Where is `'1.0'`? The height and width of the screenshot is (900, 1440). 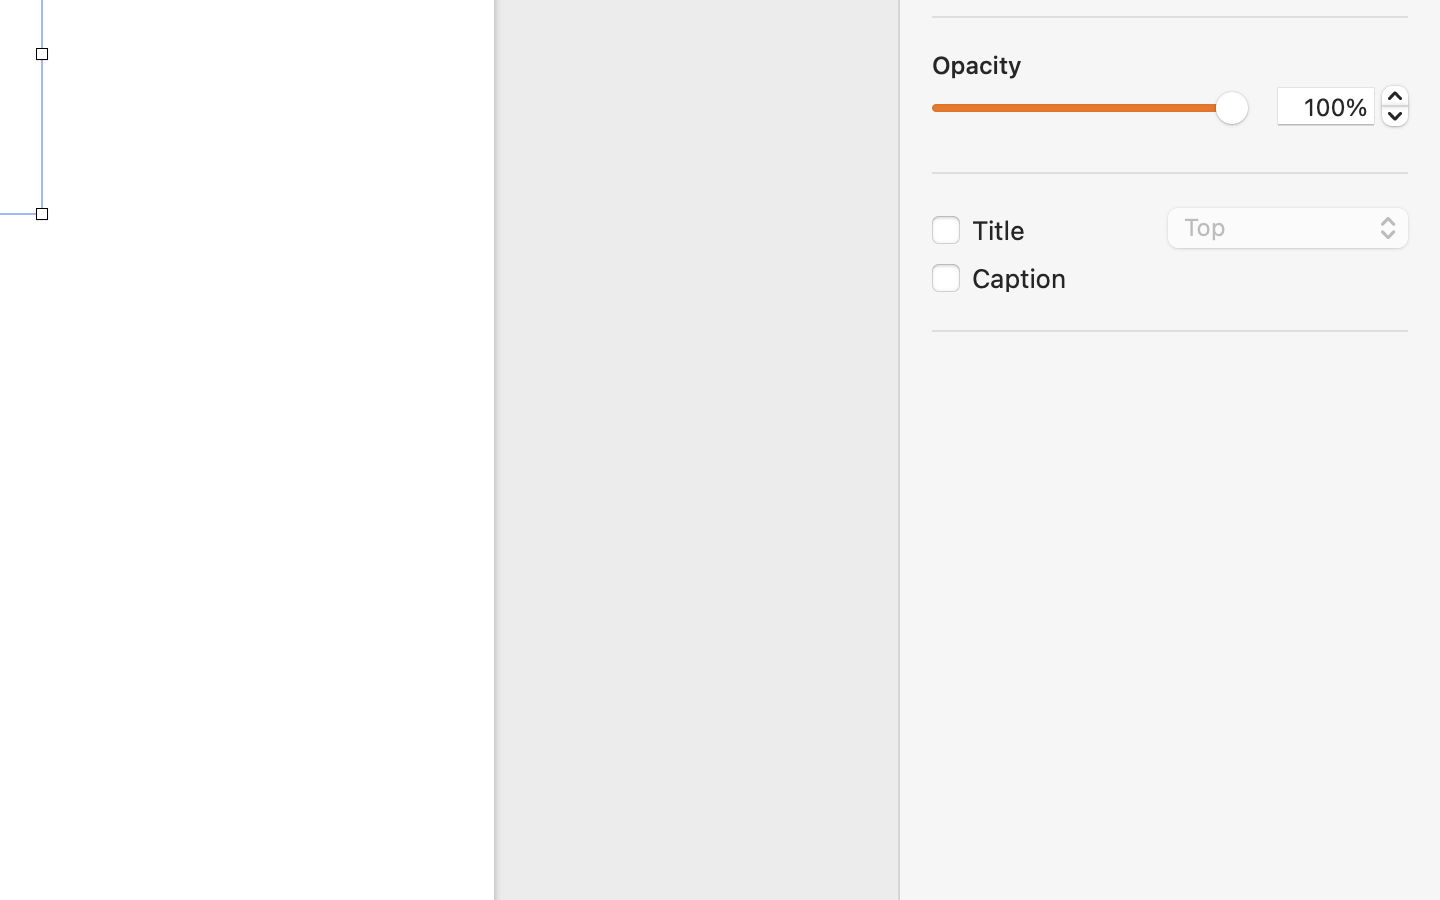
'1.0' is located at coordinates (1088, 107).